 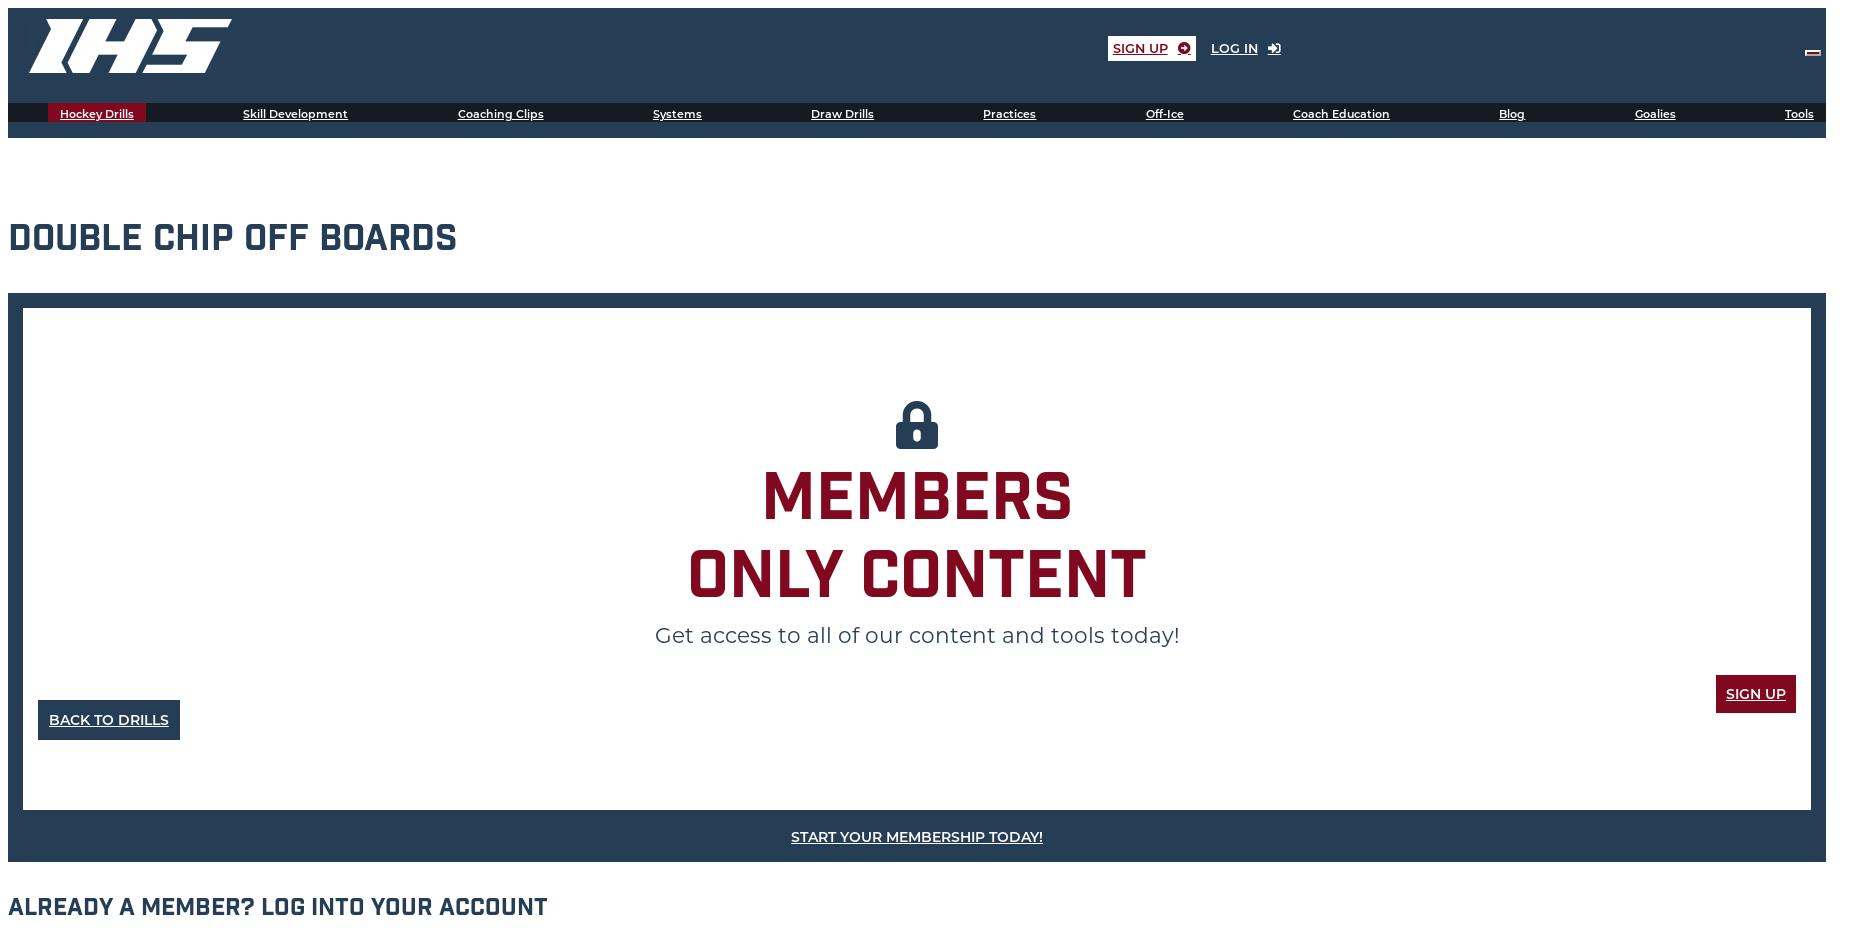 I want to click on 'Double Chip Off Boards', so click(x=232, y=241).